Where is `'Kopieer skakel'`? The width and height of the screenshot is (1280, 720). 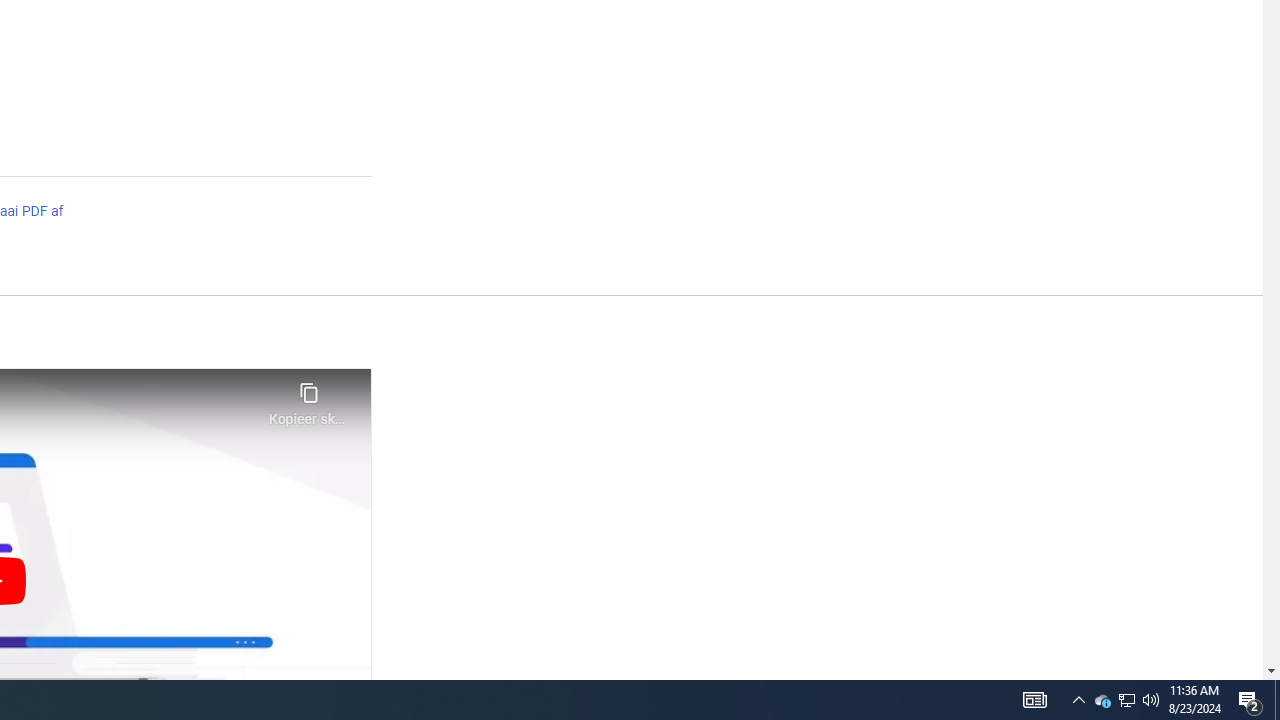
'Kopieer skakel' is located at coordinates (308, 398).